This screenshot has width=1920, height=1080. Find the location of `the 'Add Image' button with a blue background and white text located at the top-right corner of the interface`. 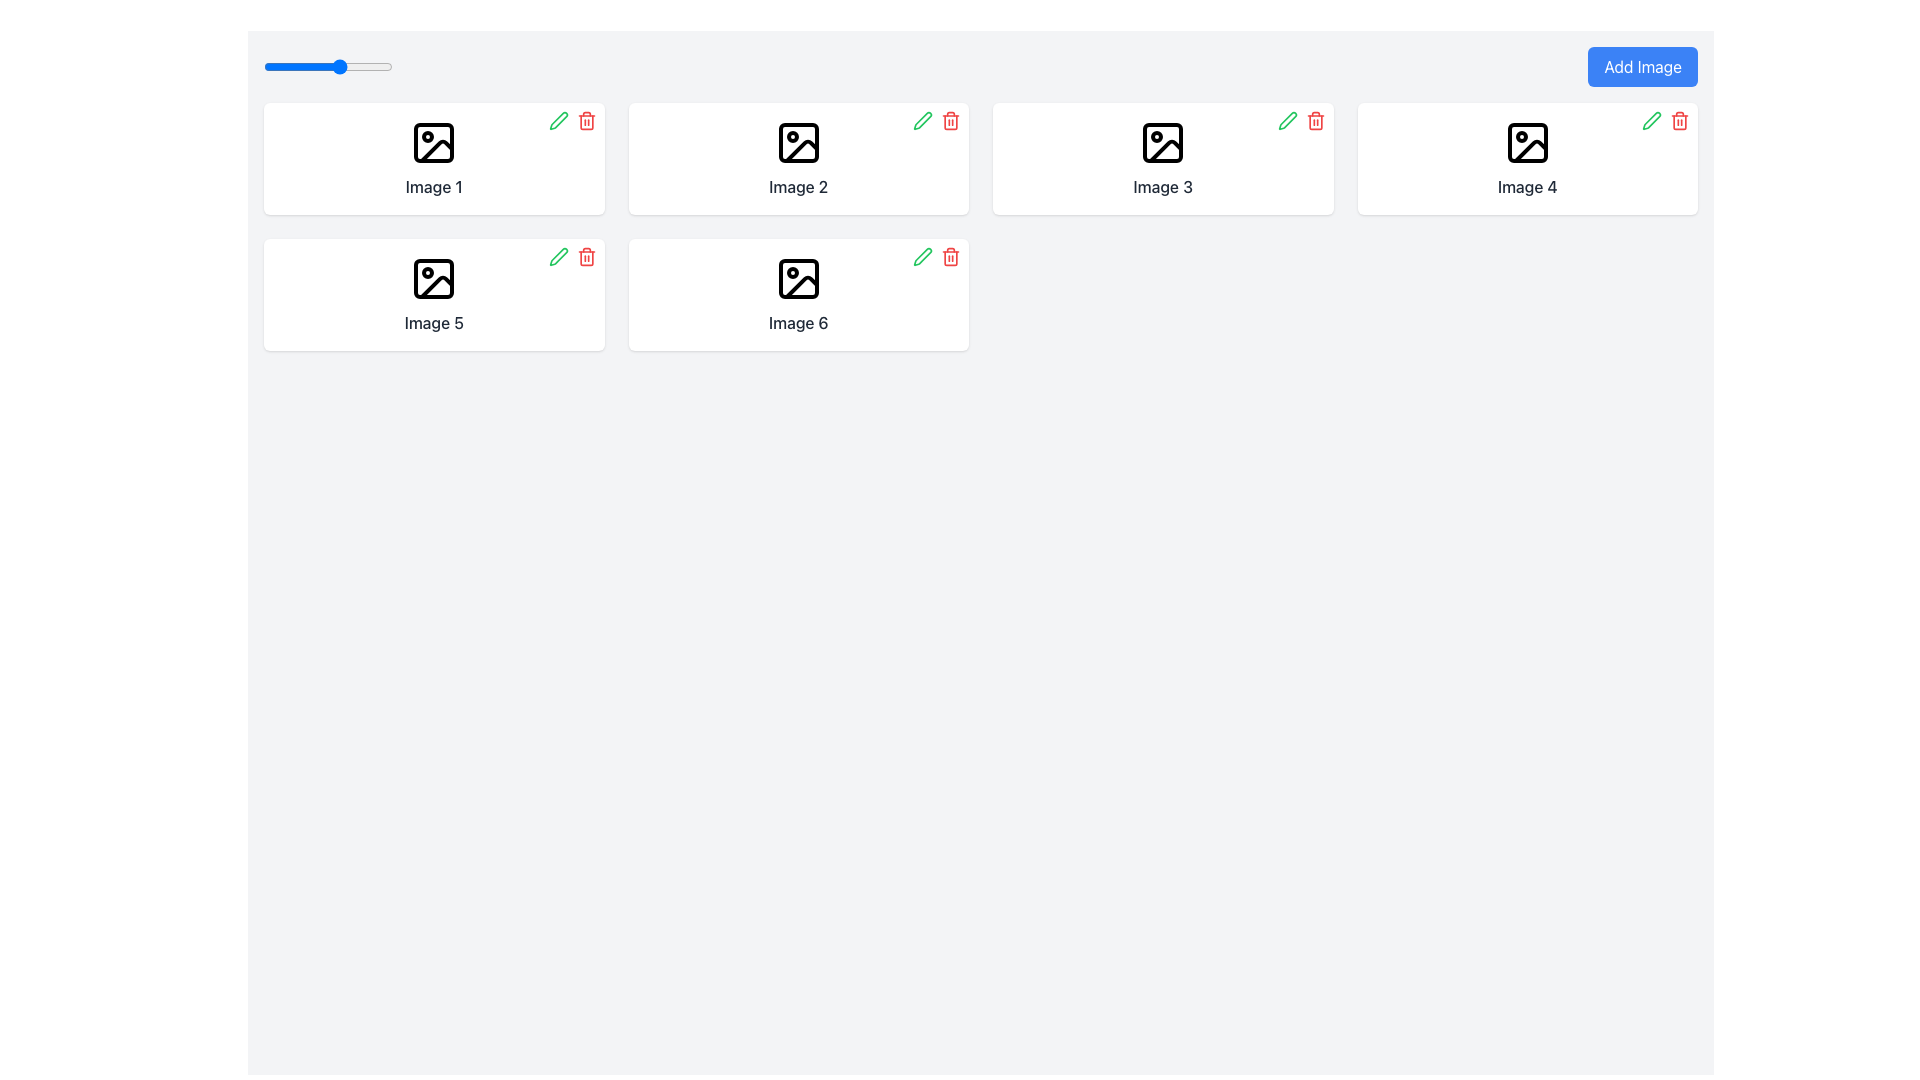

the 'Add Image' button with a blue background and white text located at the top-right corner of the interface is located at coordinates (1643, 65).